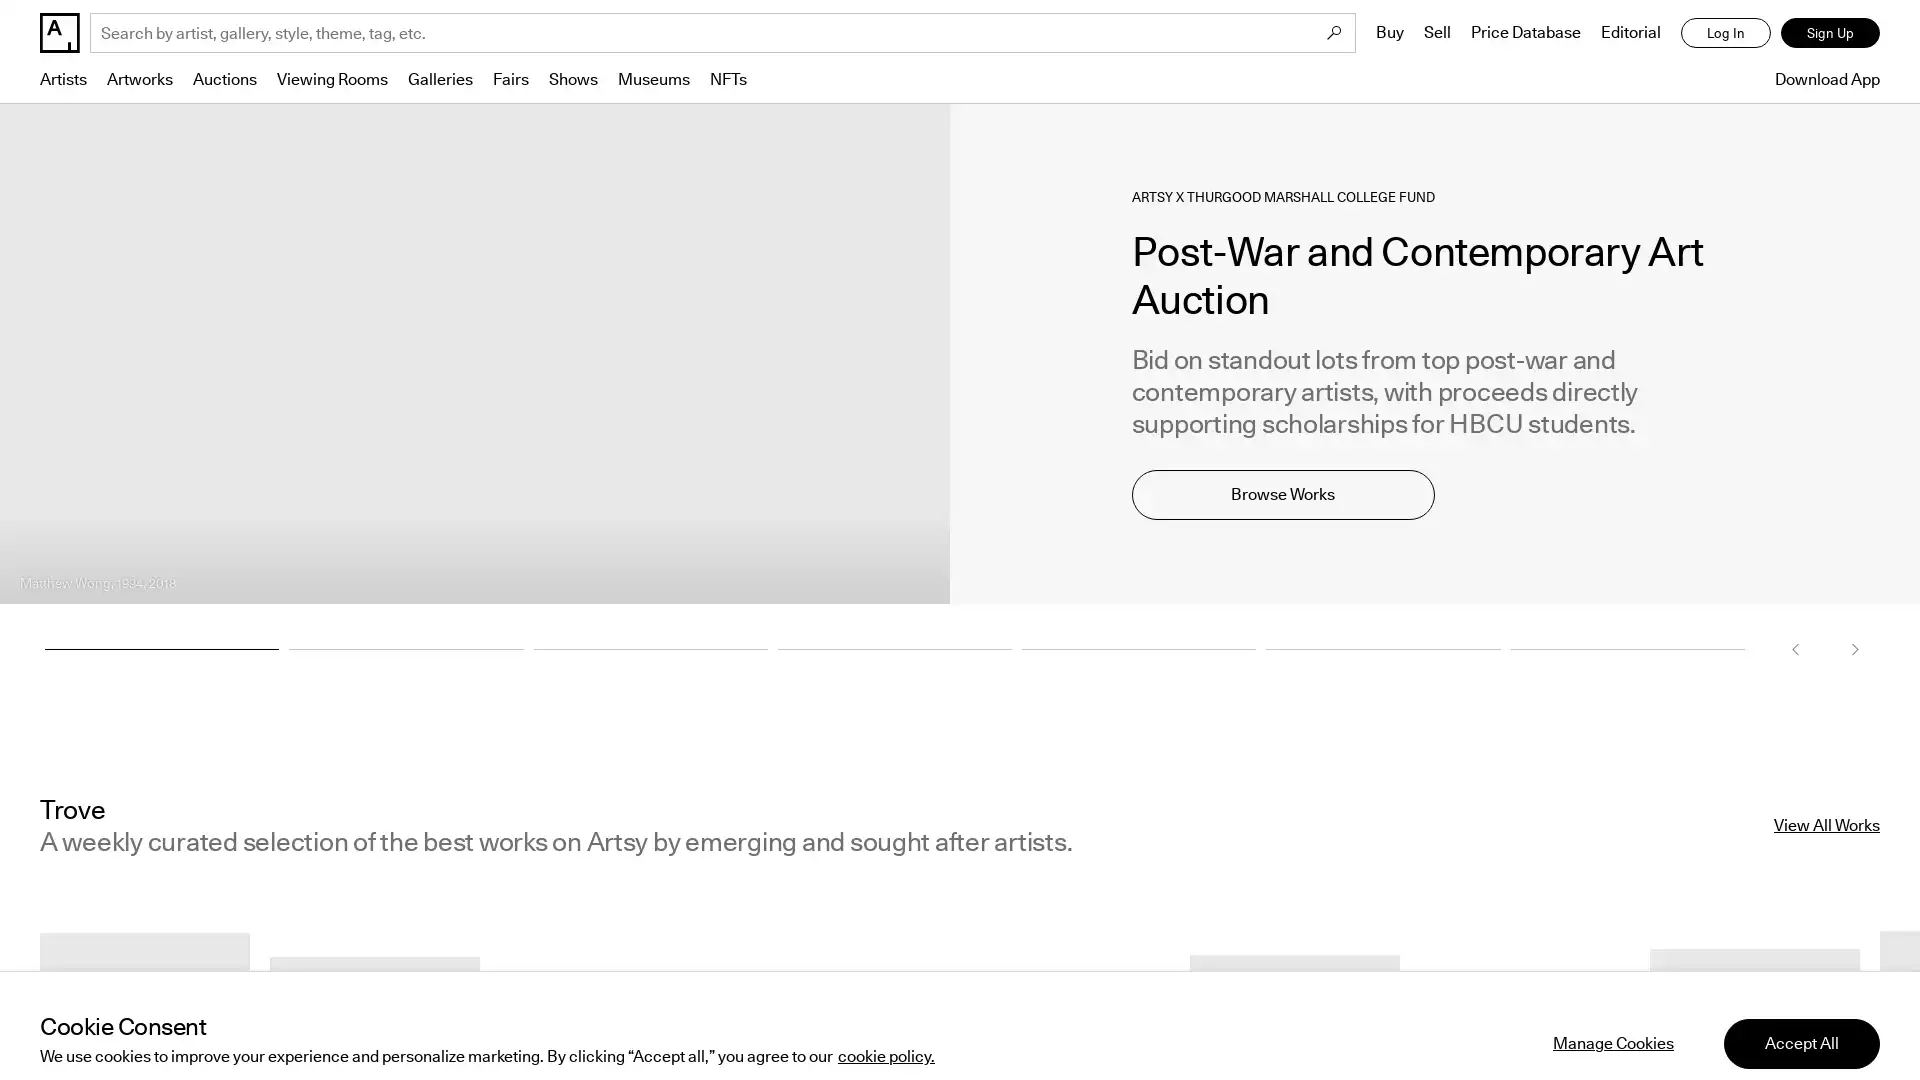  I want to click on Manage Cookies, so click(1613, 1014).